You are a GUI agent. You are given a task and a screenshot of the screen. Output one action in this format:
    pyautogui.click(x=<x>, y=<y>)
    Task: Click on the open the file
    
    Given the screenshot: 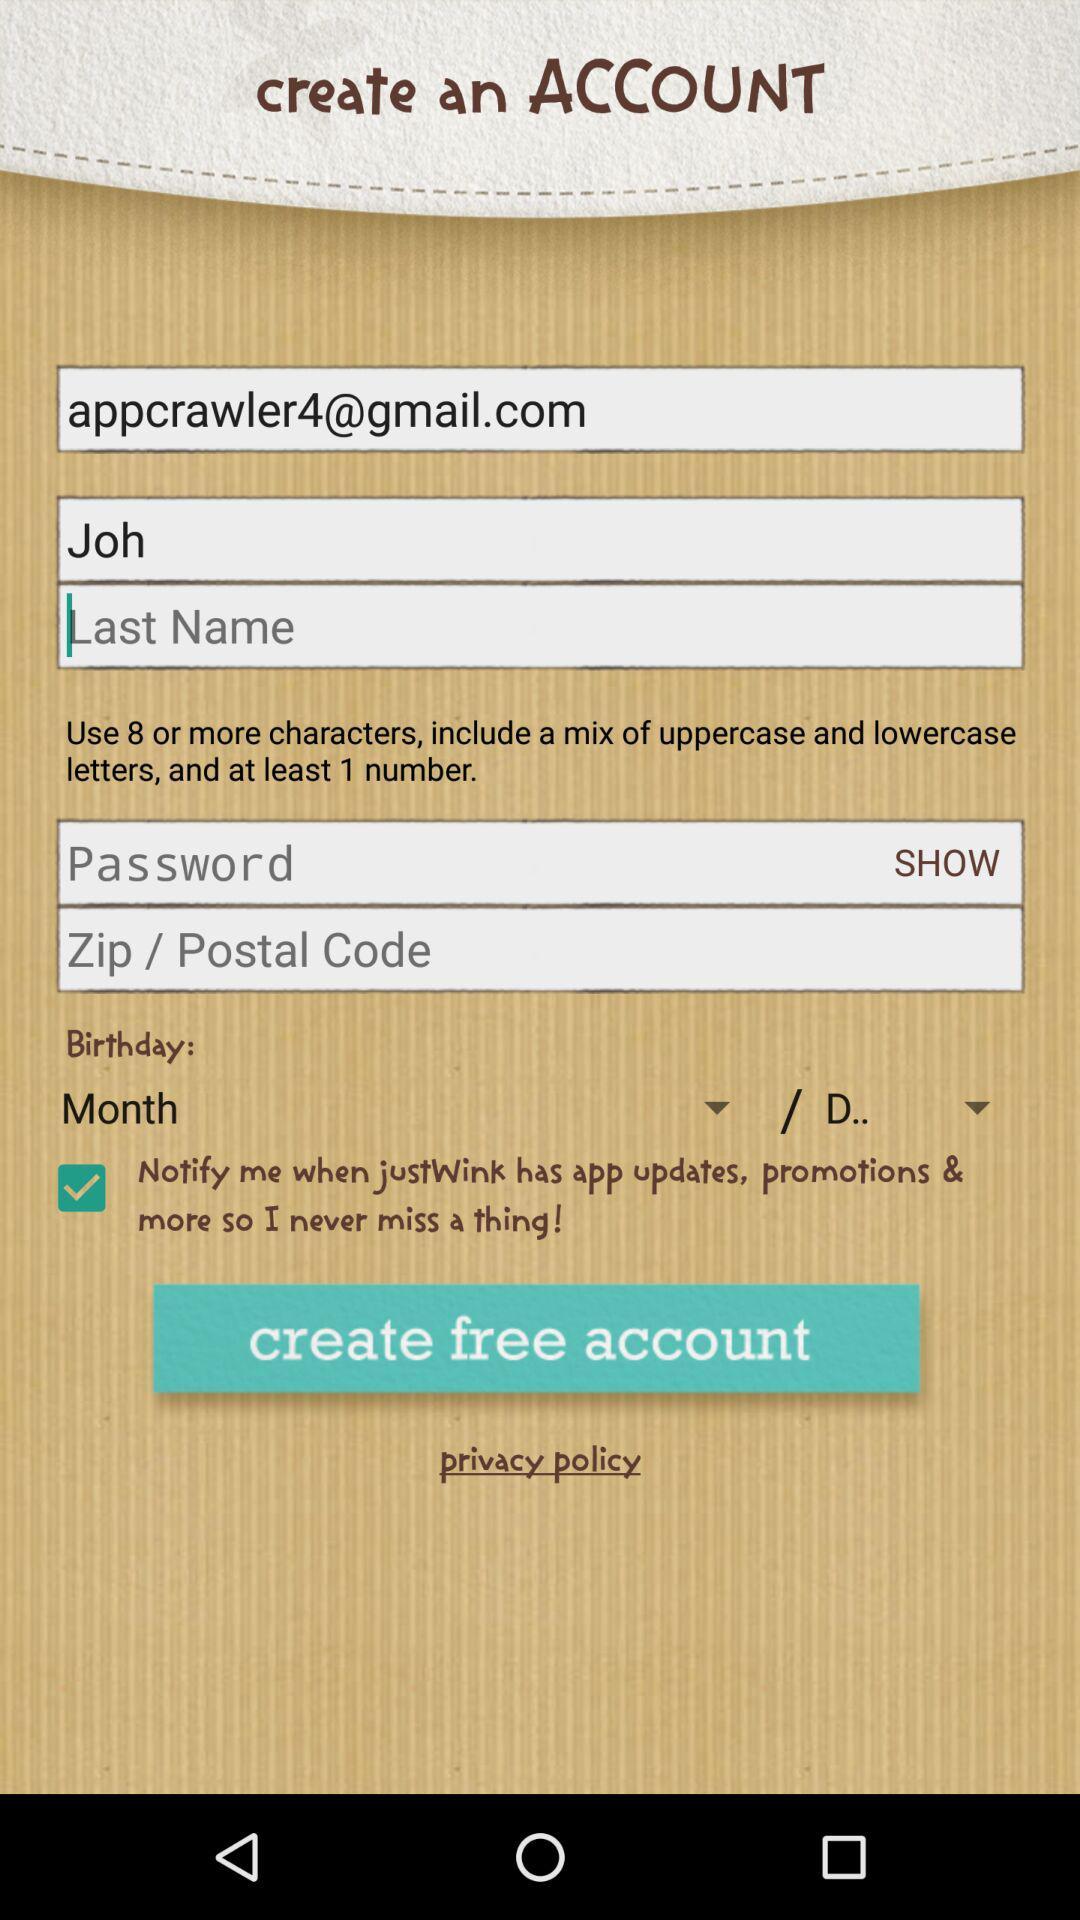 What is the action you would take?
    pyautogui.click(x=480, y=862)
    